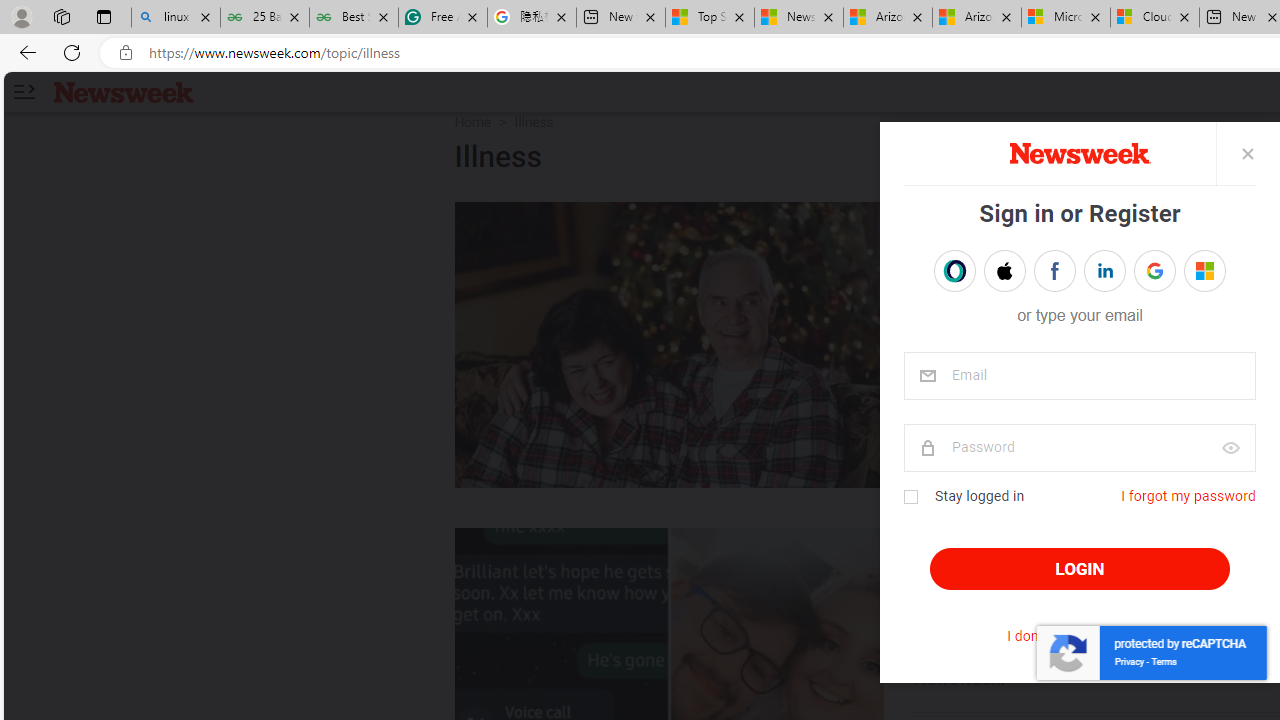 The image size is (1280, 720). I want to click on 'Top Stories - MSN', so click(709, 17).